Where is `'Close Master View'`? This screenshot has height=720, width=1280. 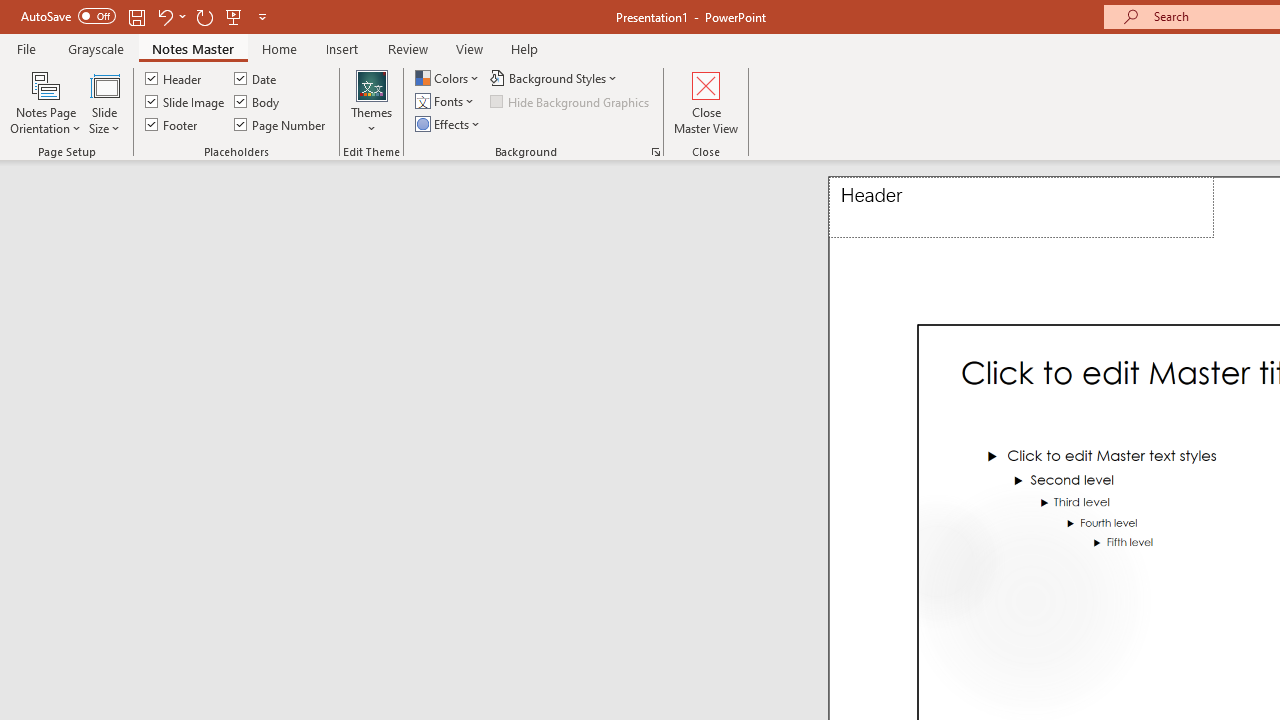
'Close Master View' is located at coordinates (706, 103).